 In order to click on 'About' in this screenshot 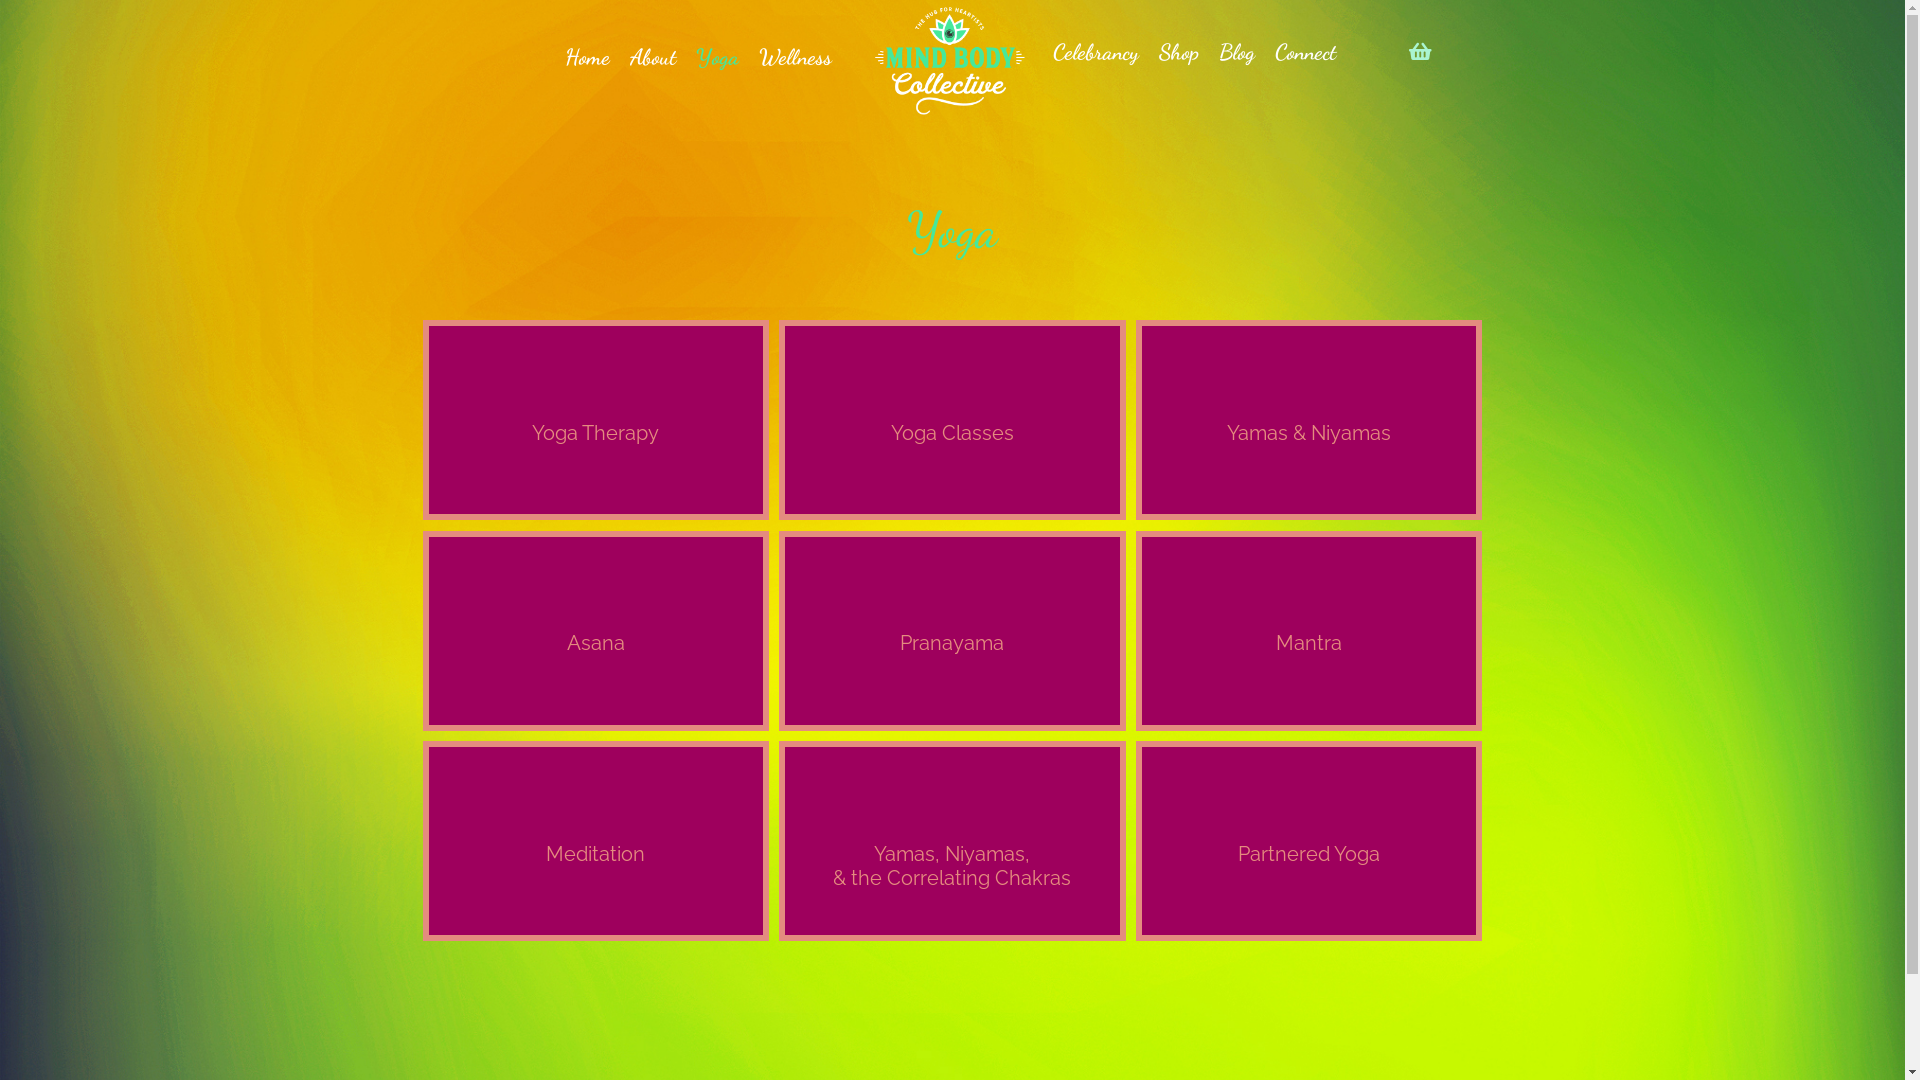, I will do `click(652, 56)`.